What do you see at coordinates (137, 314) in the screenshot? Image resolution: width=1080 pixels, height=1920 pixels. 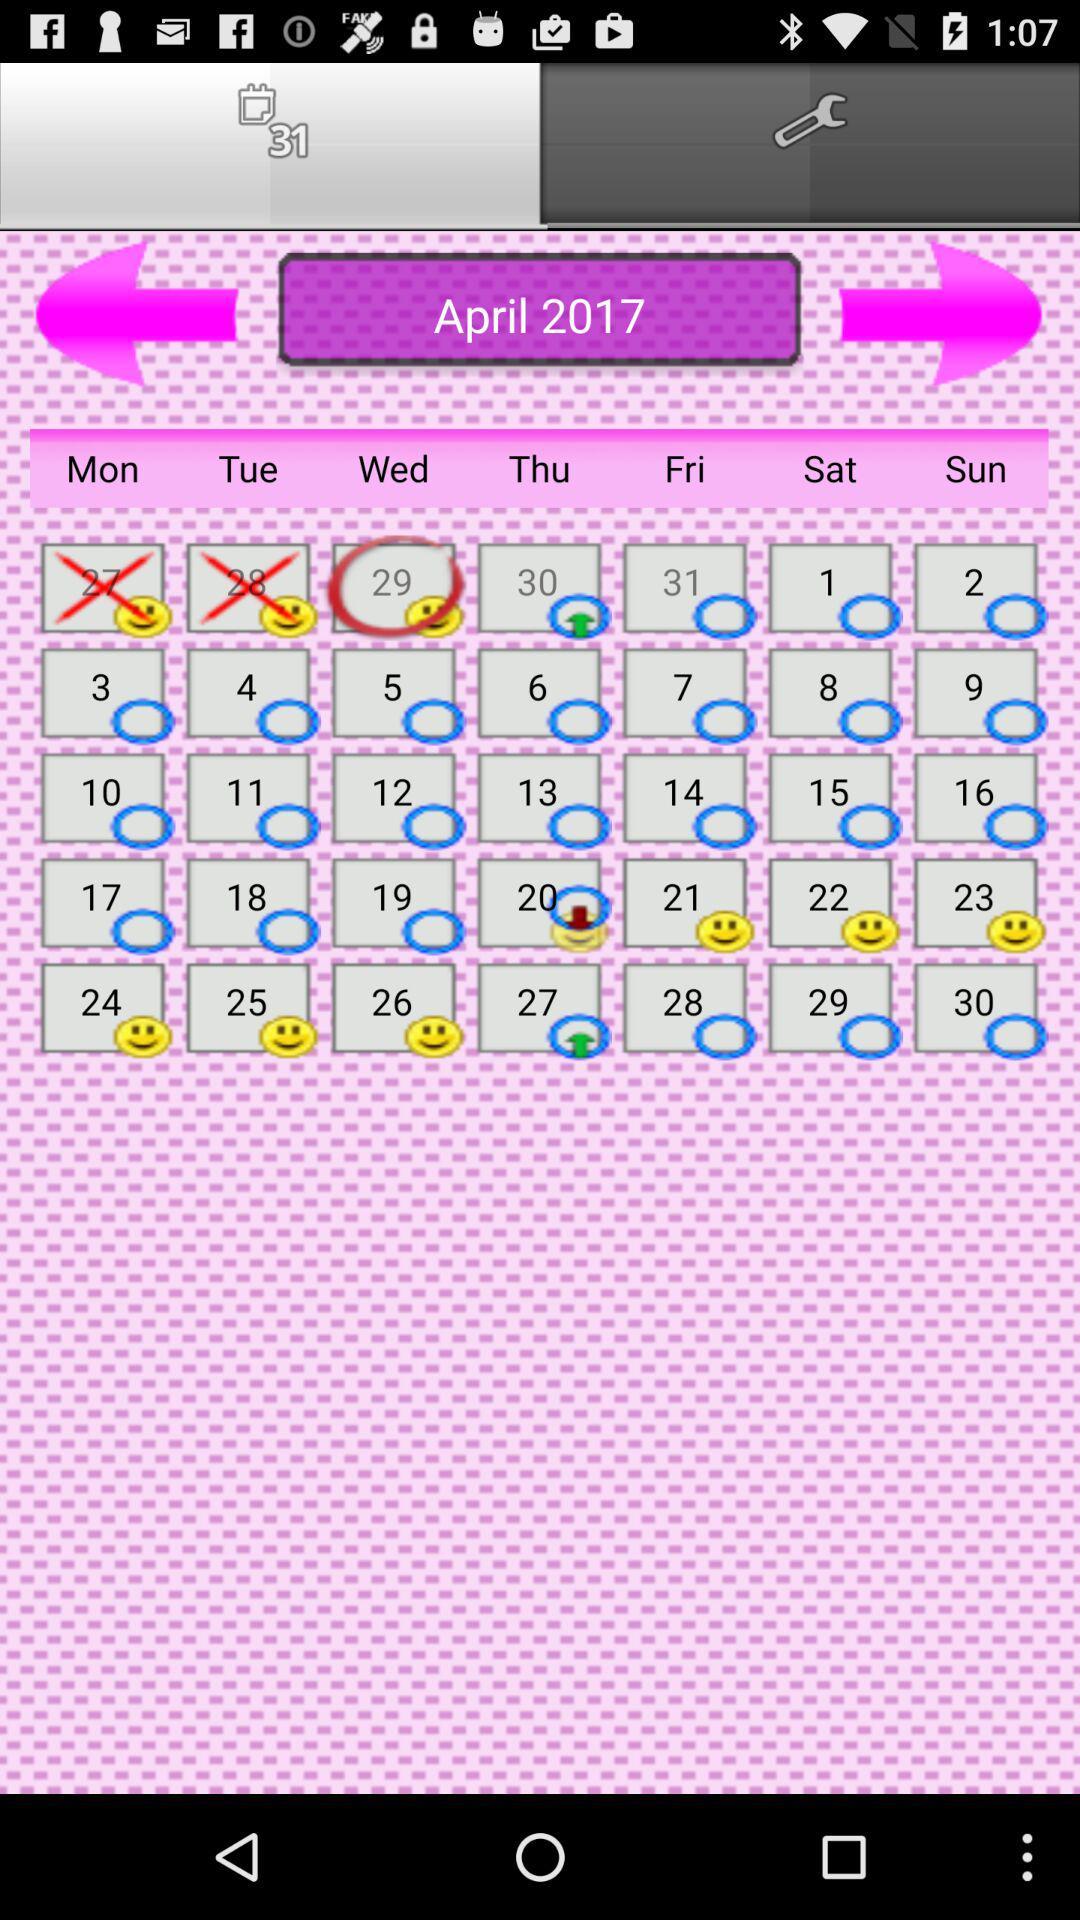 I see `preview button` at bounding box center [137, 314].